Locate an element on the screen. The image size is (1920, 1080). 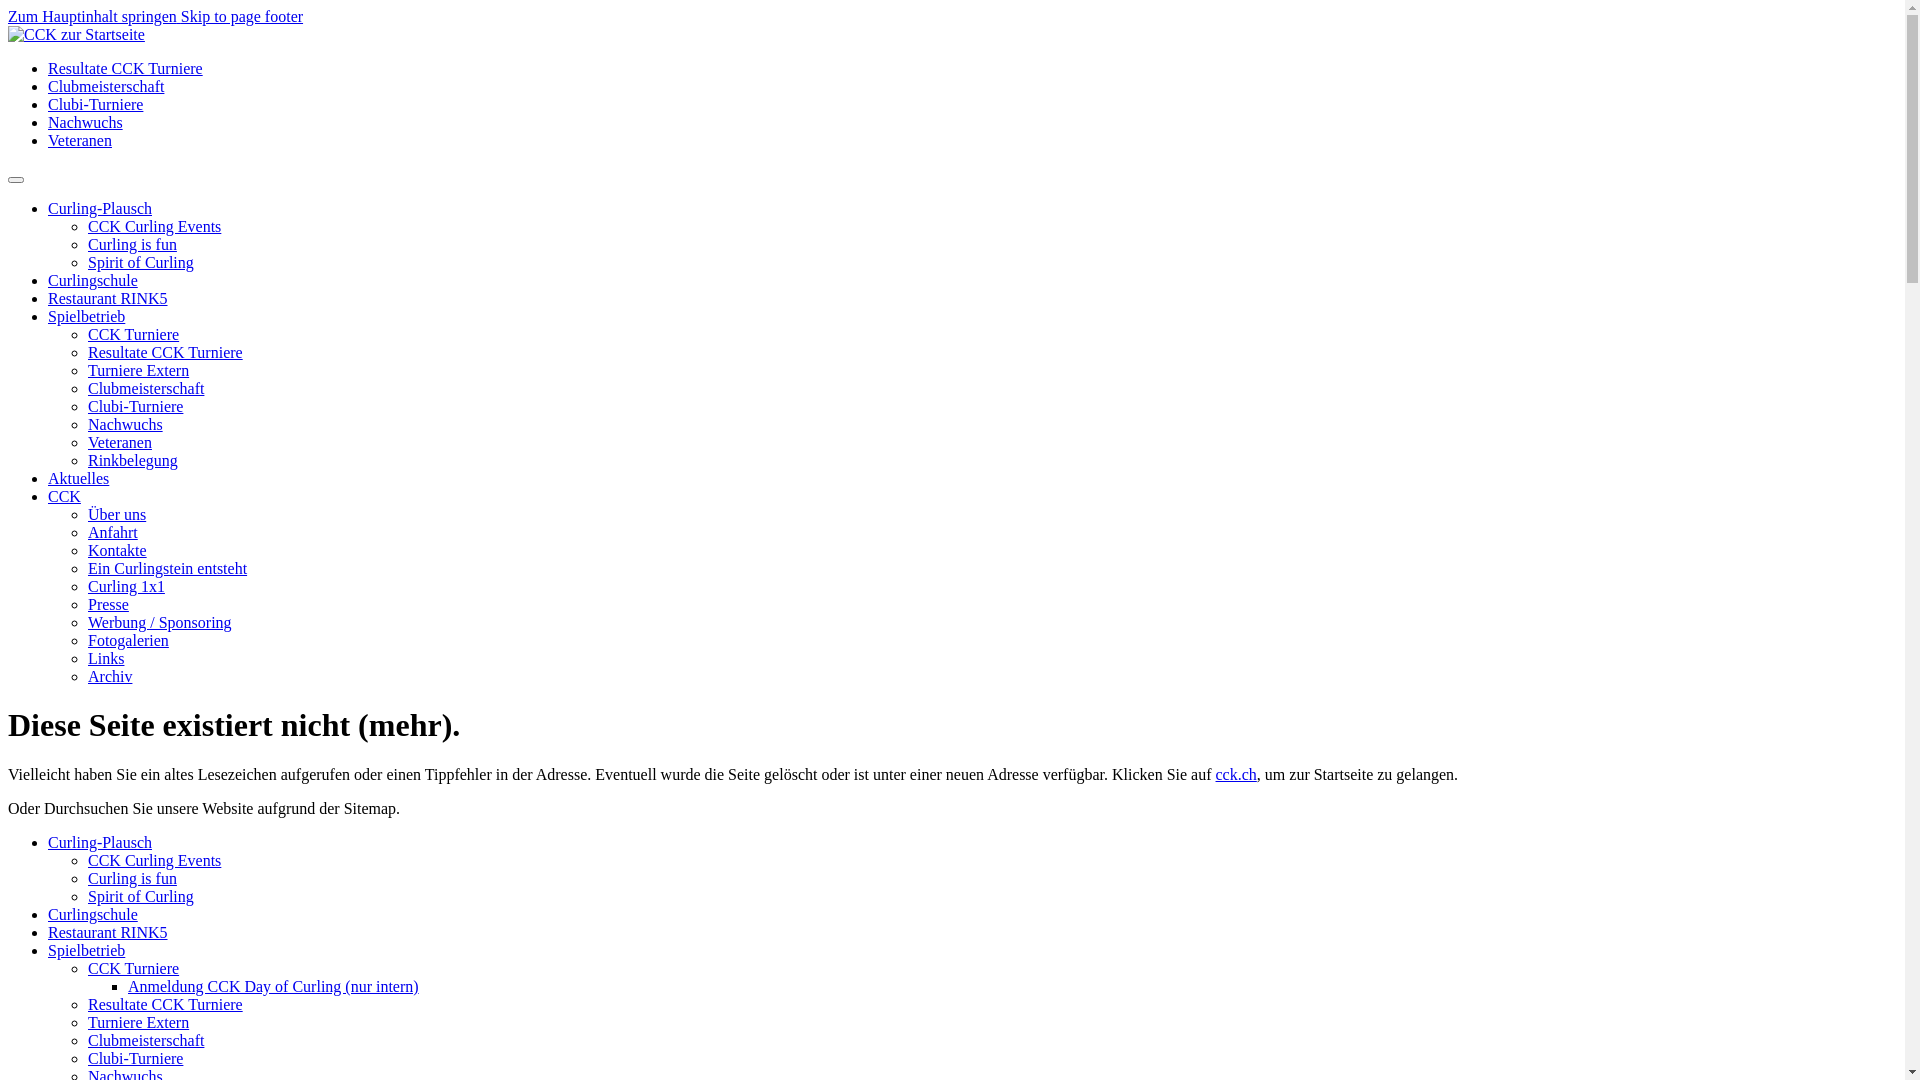
'Fotogalerien' is located at coordinates (127, 640).